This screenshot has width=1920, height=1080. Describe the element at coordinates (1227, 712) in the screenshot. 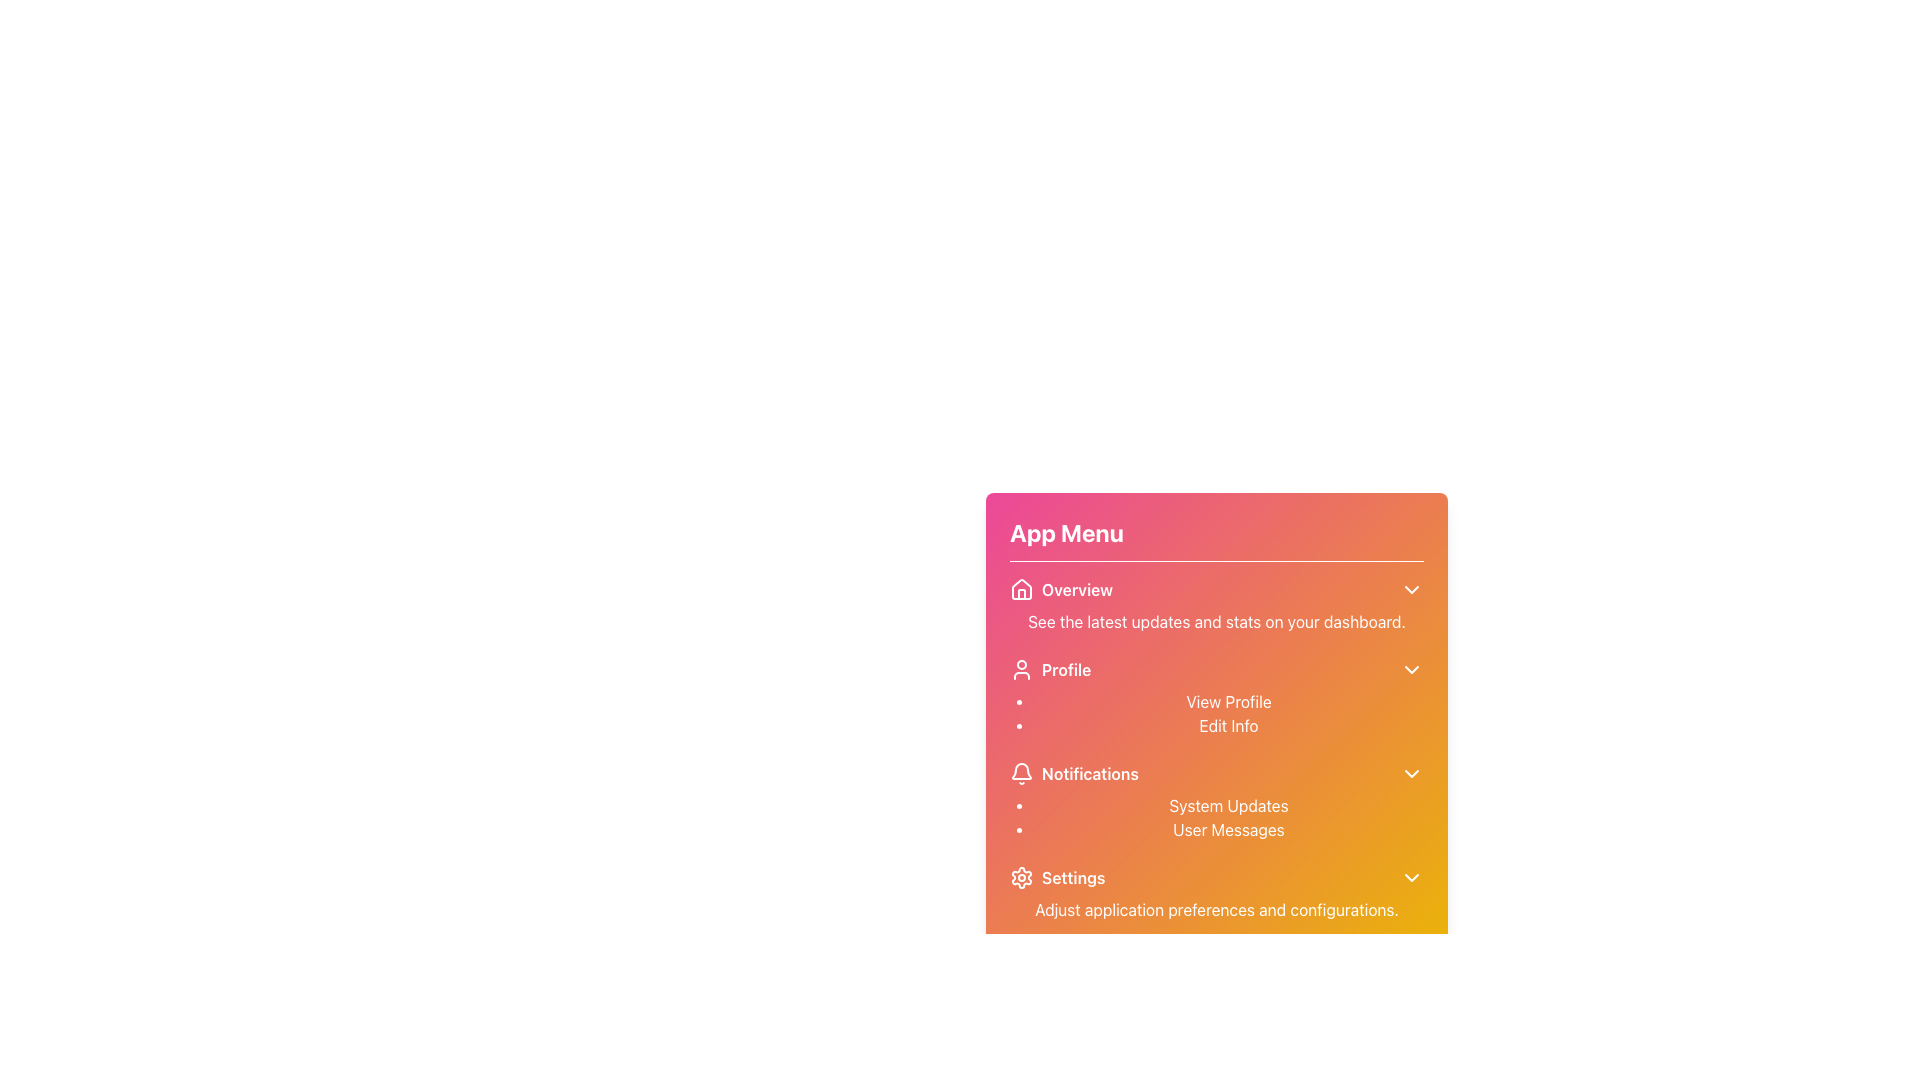

I see `the 'Edit Info' option in the List Item Group under the 'Profile' category in the sidebar menu to modify user information` at that location.